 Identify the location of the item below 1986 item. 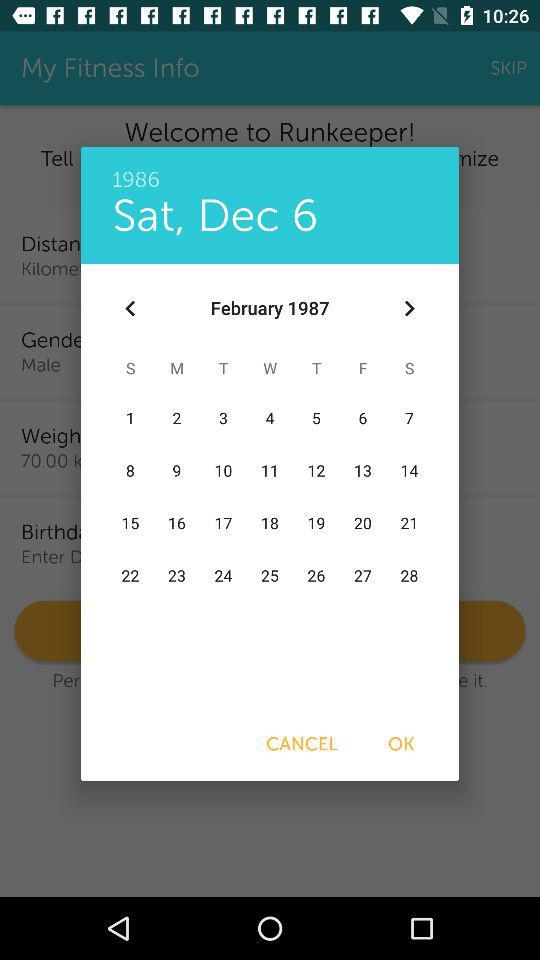
(214, 215).